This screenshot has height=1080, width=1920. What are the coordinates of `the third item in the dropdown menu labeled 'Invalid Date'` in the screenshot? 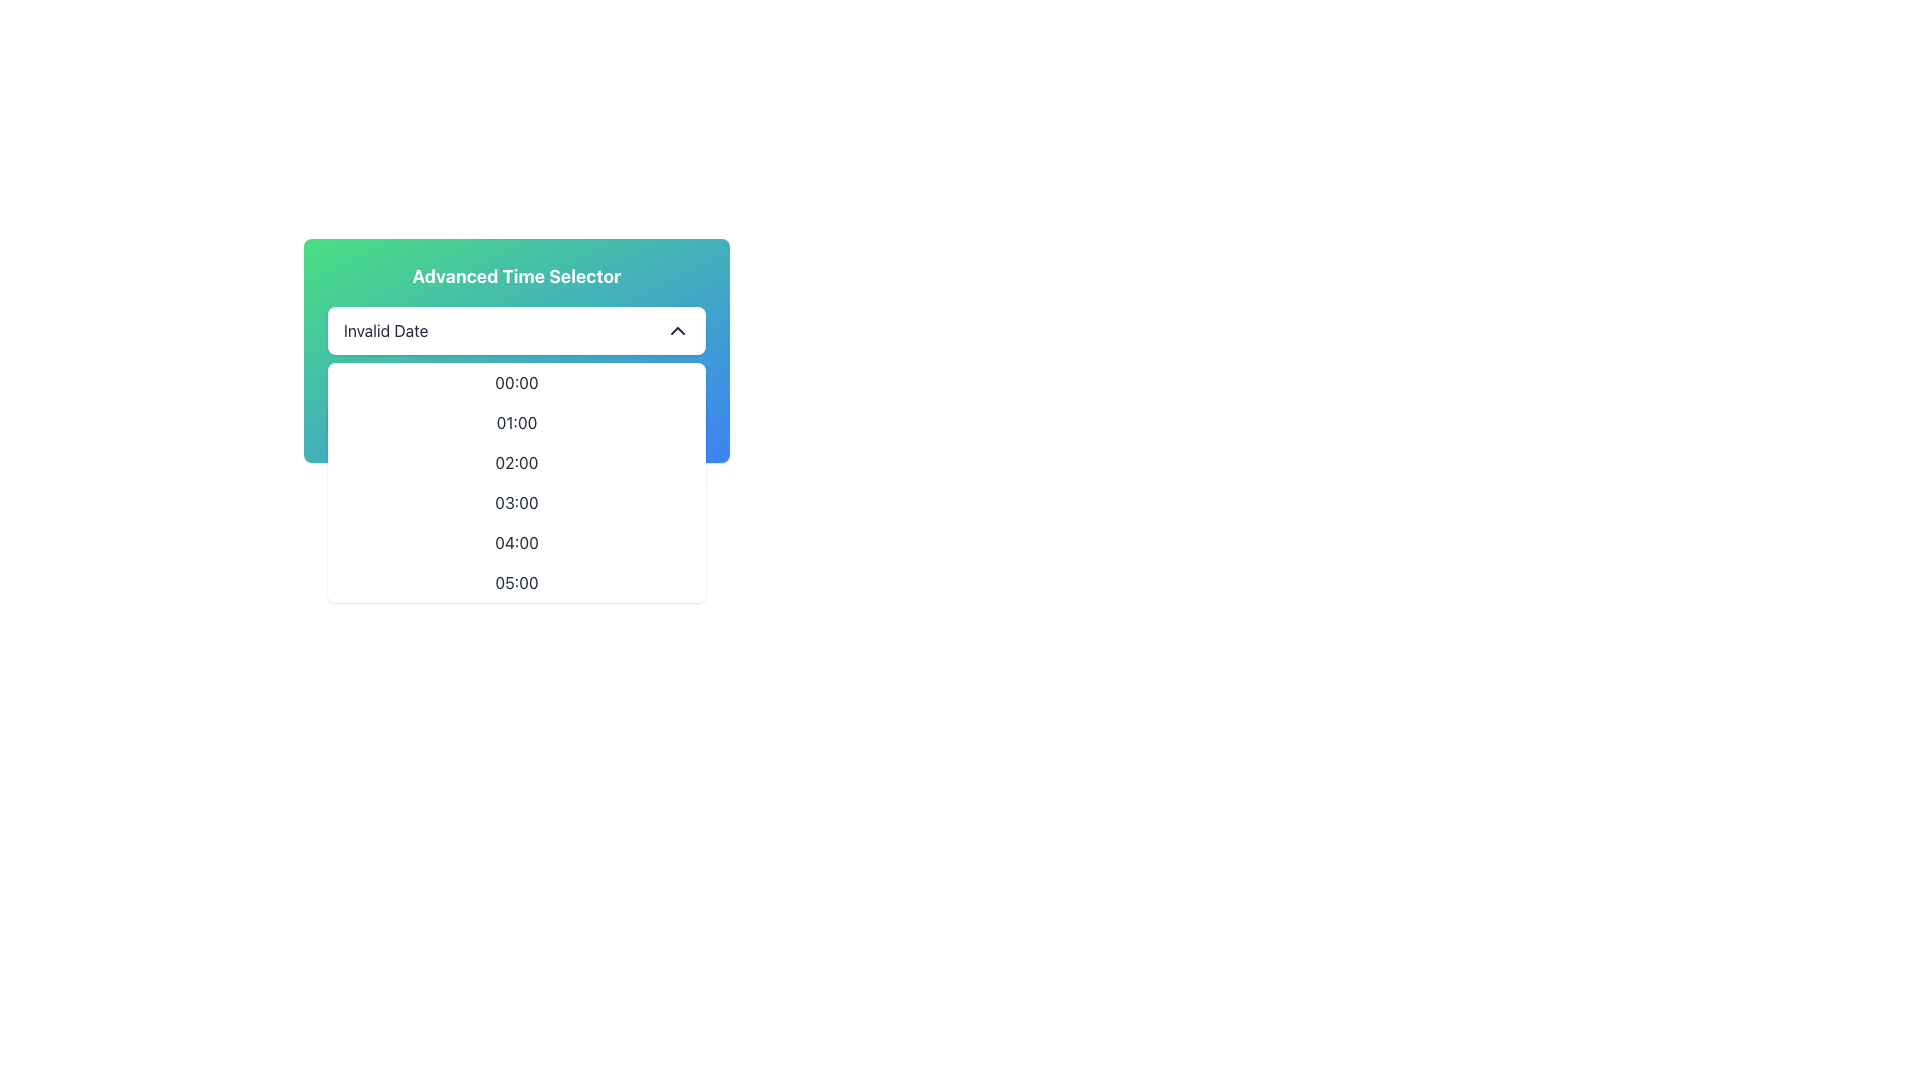 It's located at (517, 482).